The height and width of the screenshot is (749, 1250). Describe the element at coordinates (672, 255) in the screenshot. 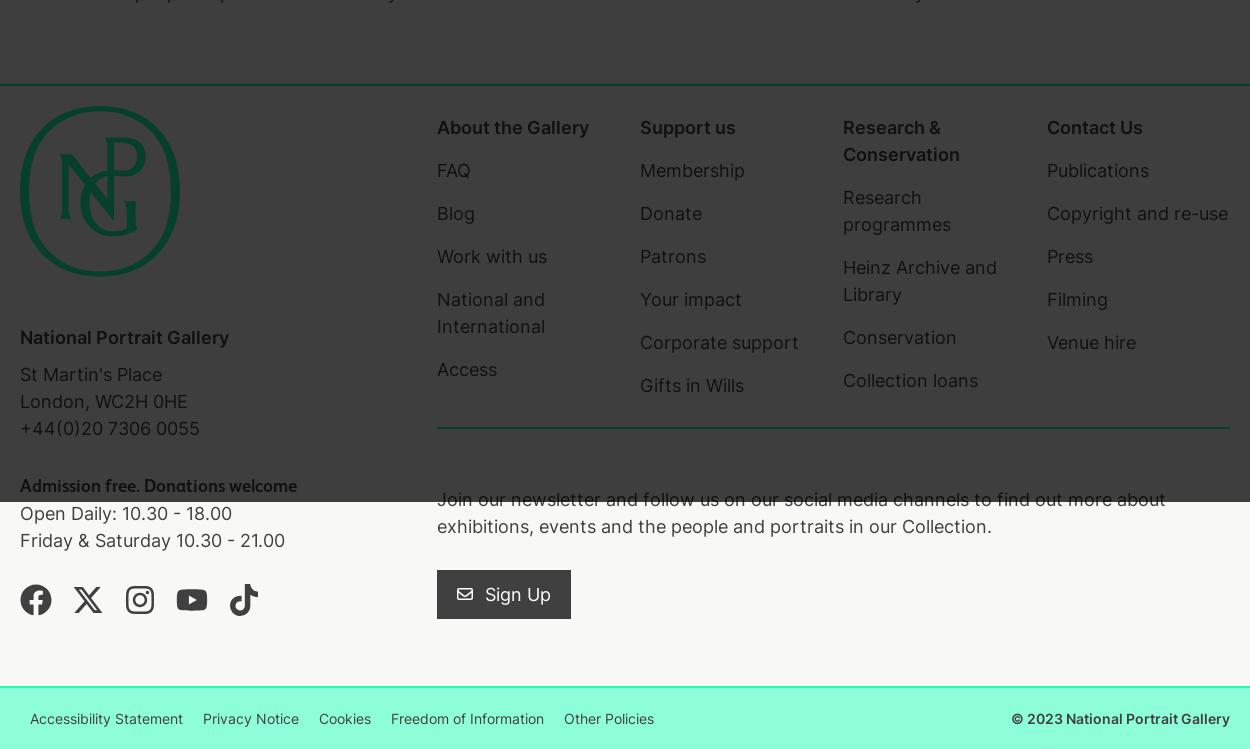

I see `'Patrons'` at that location.